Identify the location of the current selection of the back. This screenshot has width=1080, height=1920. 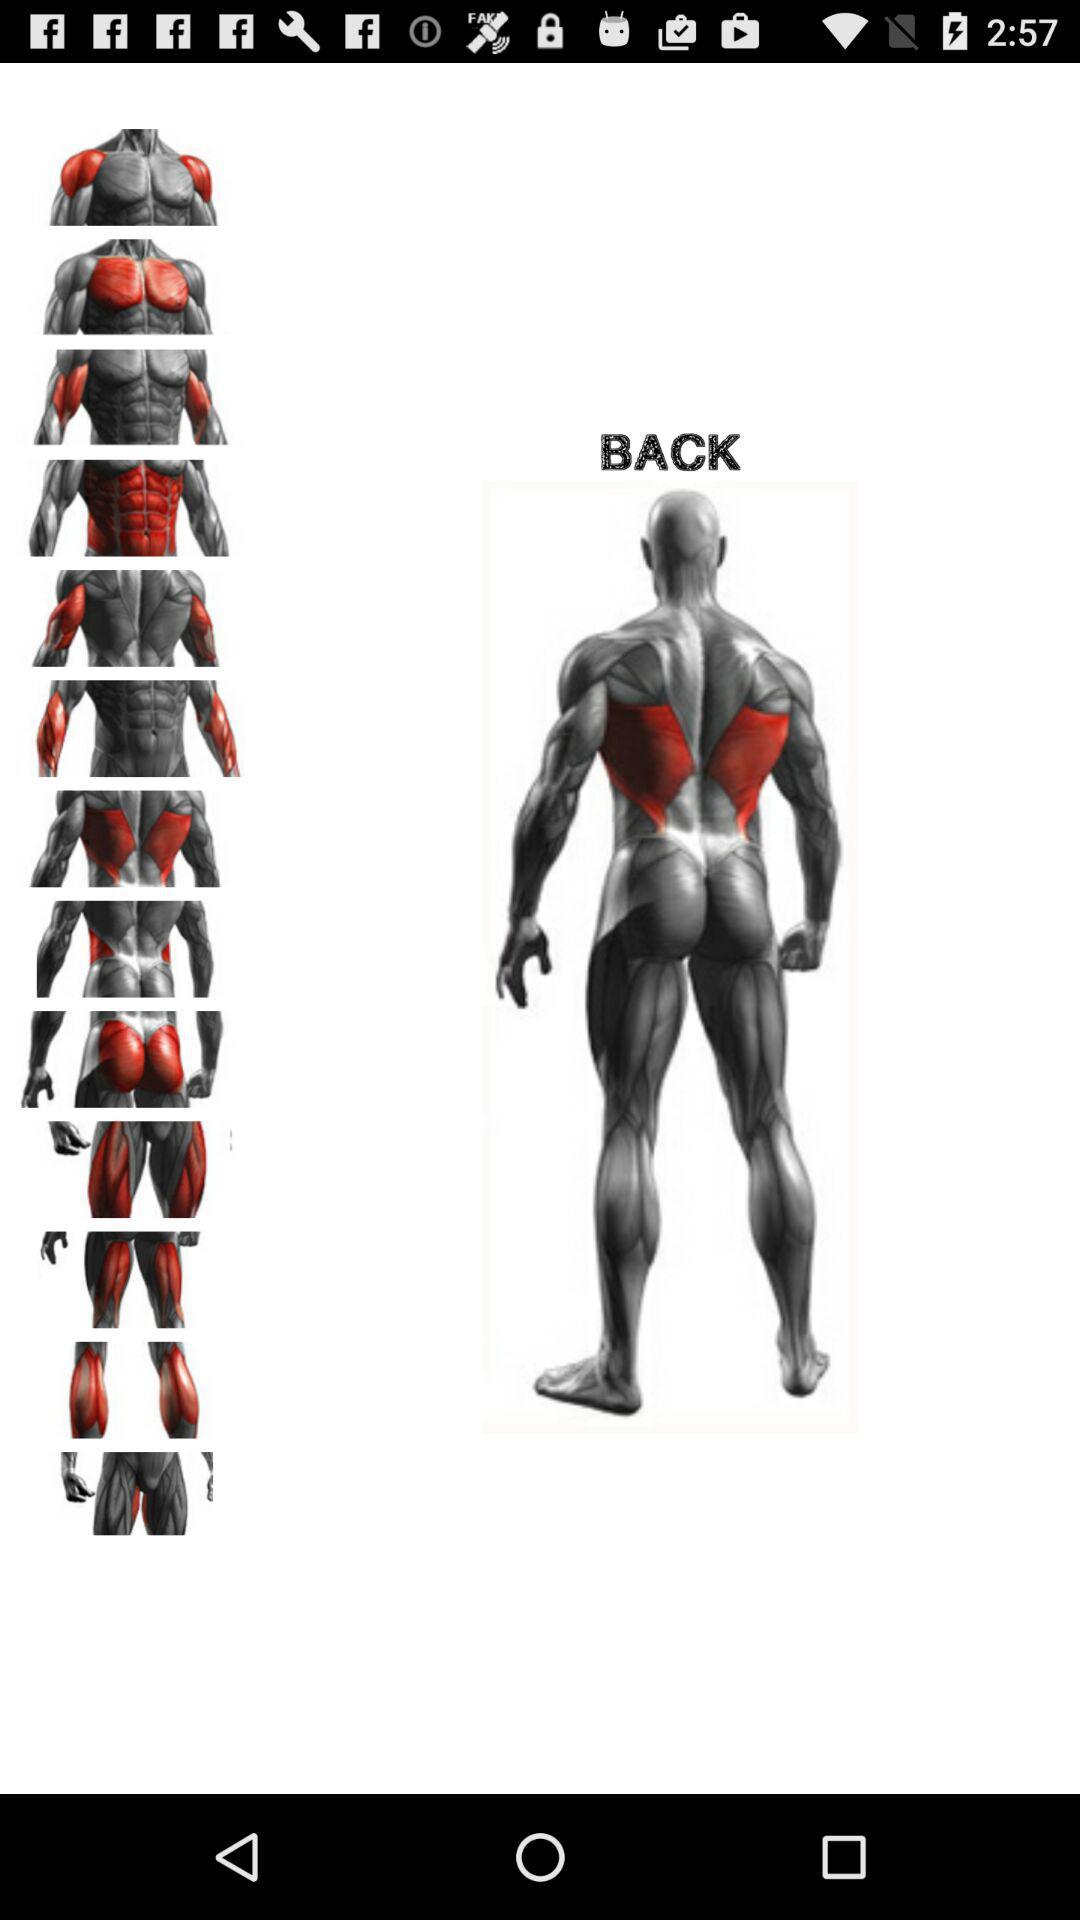
(131, 941).